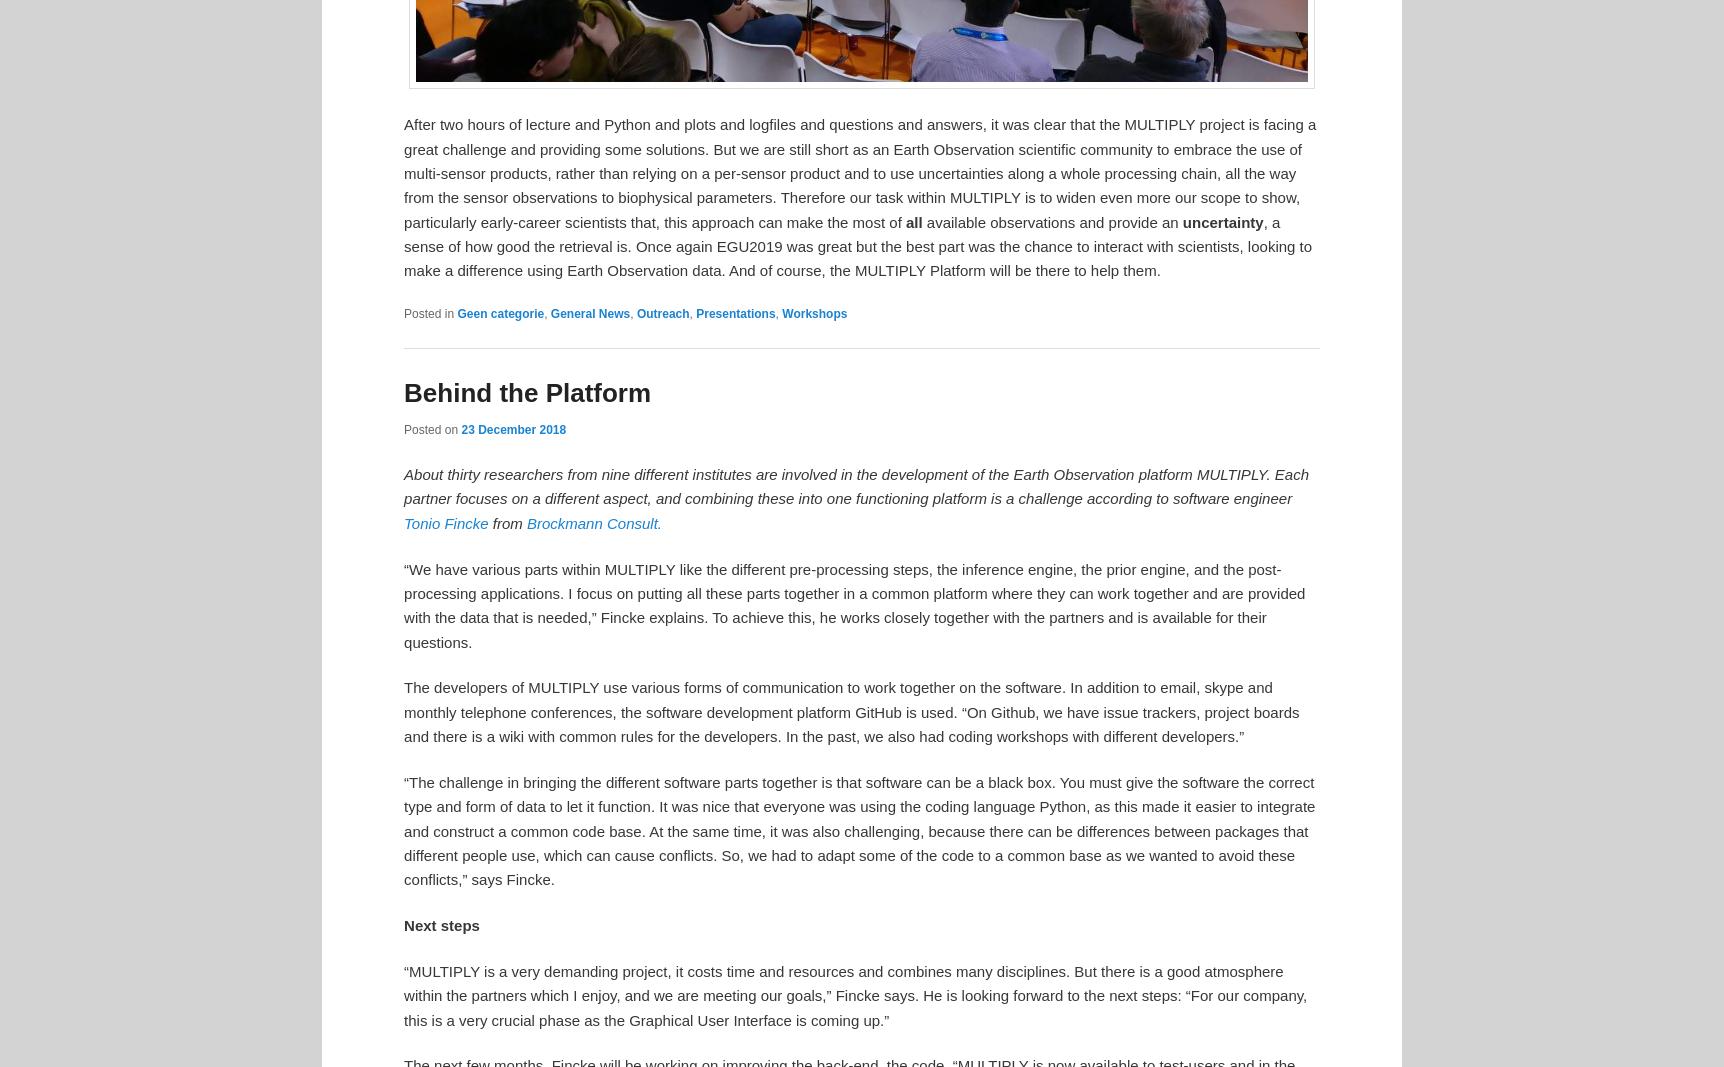 This screenshot has width=1724, height=1067. Describe the element at coordinates (512, 428) in the screenshot. I see `'23 December 2018'` at that location.